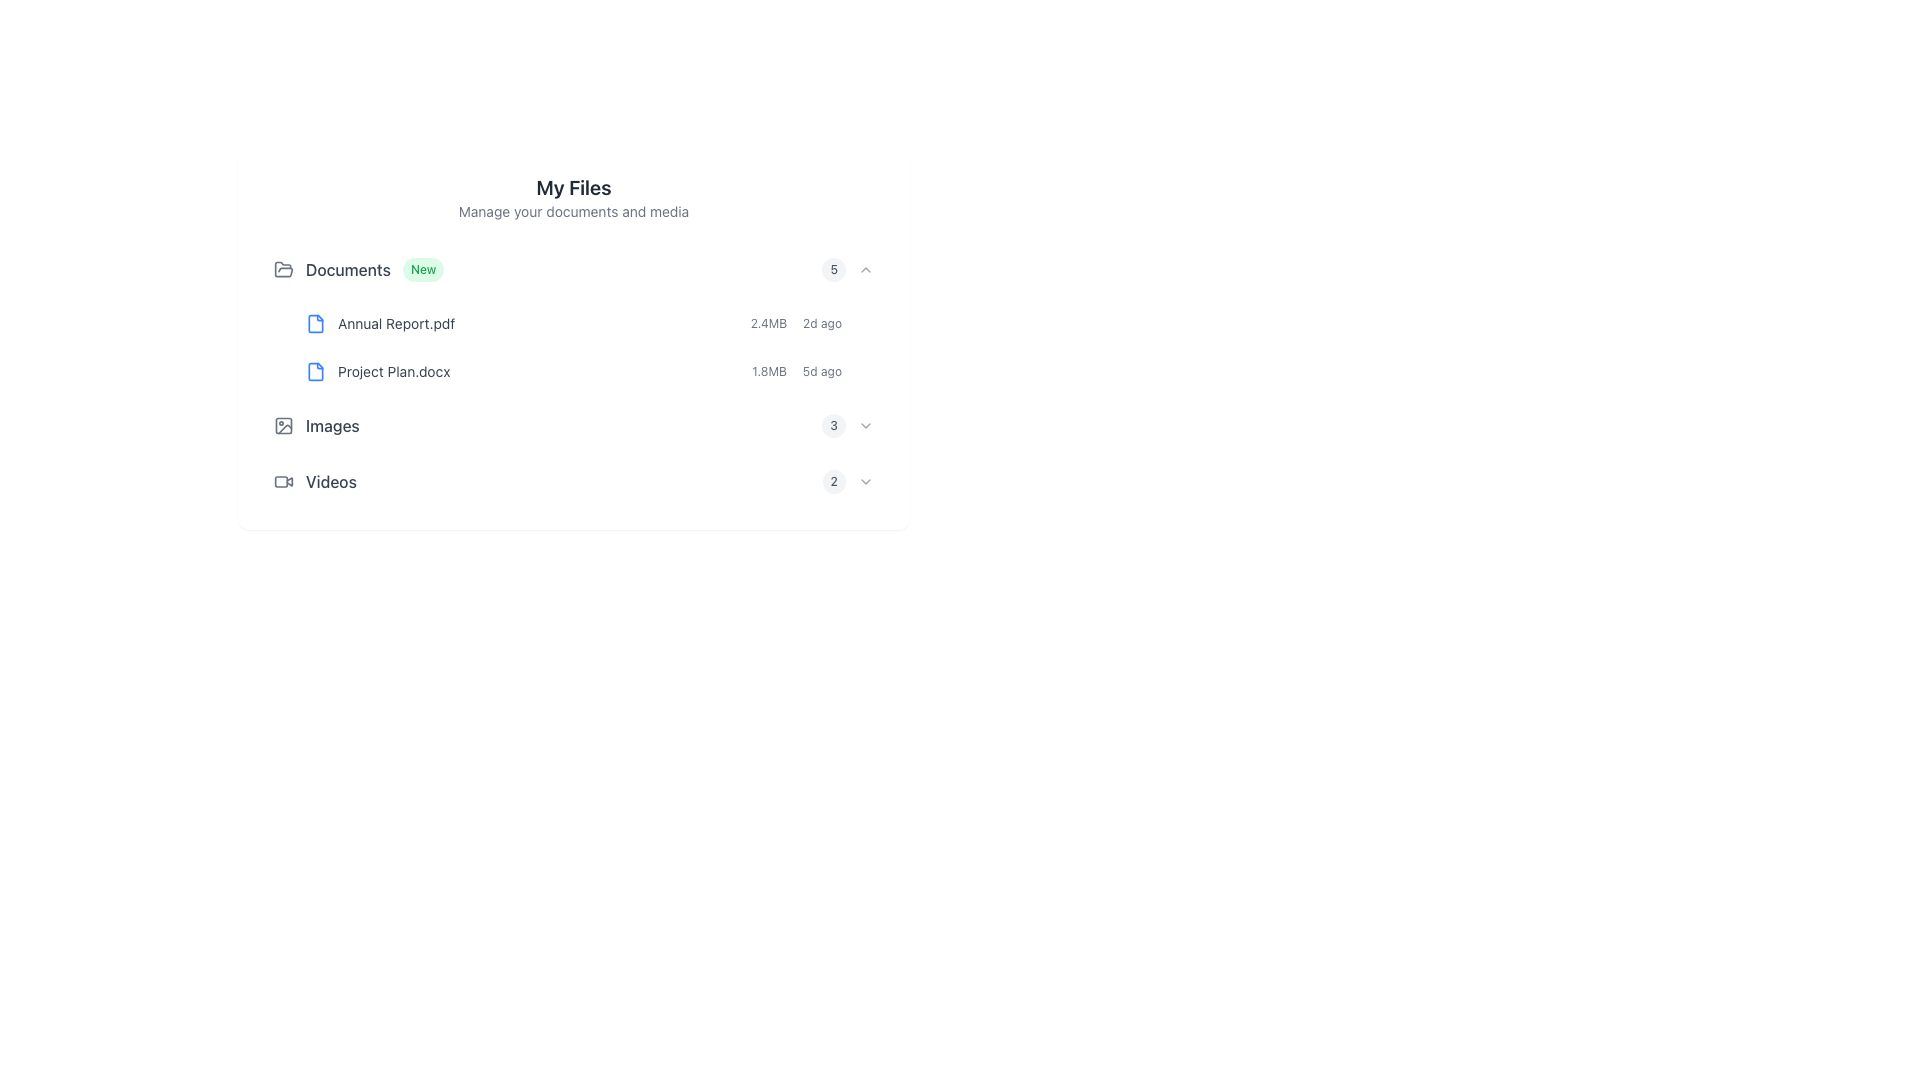  What do you see at coordinates (834, 270) in the screenshot?
I see `the badge indicating the count of items in the 'Documents' section, located to the right of the section header and before the downward-facing chevron icon` at bounding box center [834, 270].